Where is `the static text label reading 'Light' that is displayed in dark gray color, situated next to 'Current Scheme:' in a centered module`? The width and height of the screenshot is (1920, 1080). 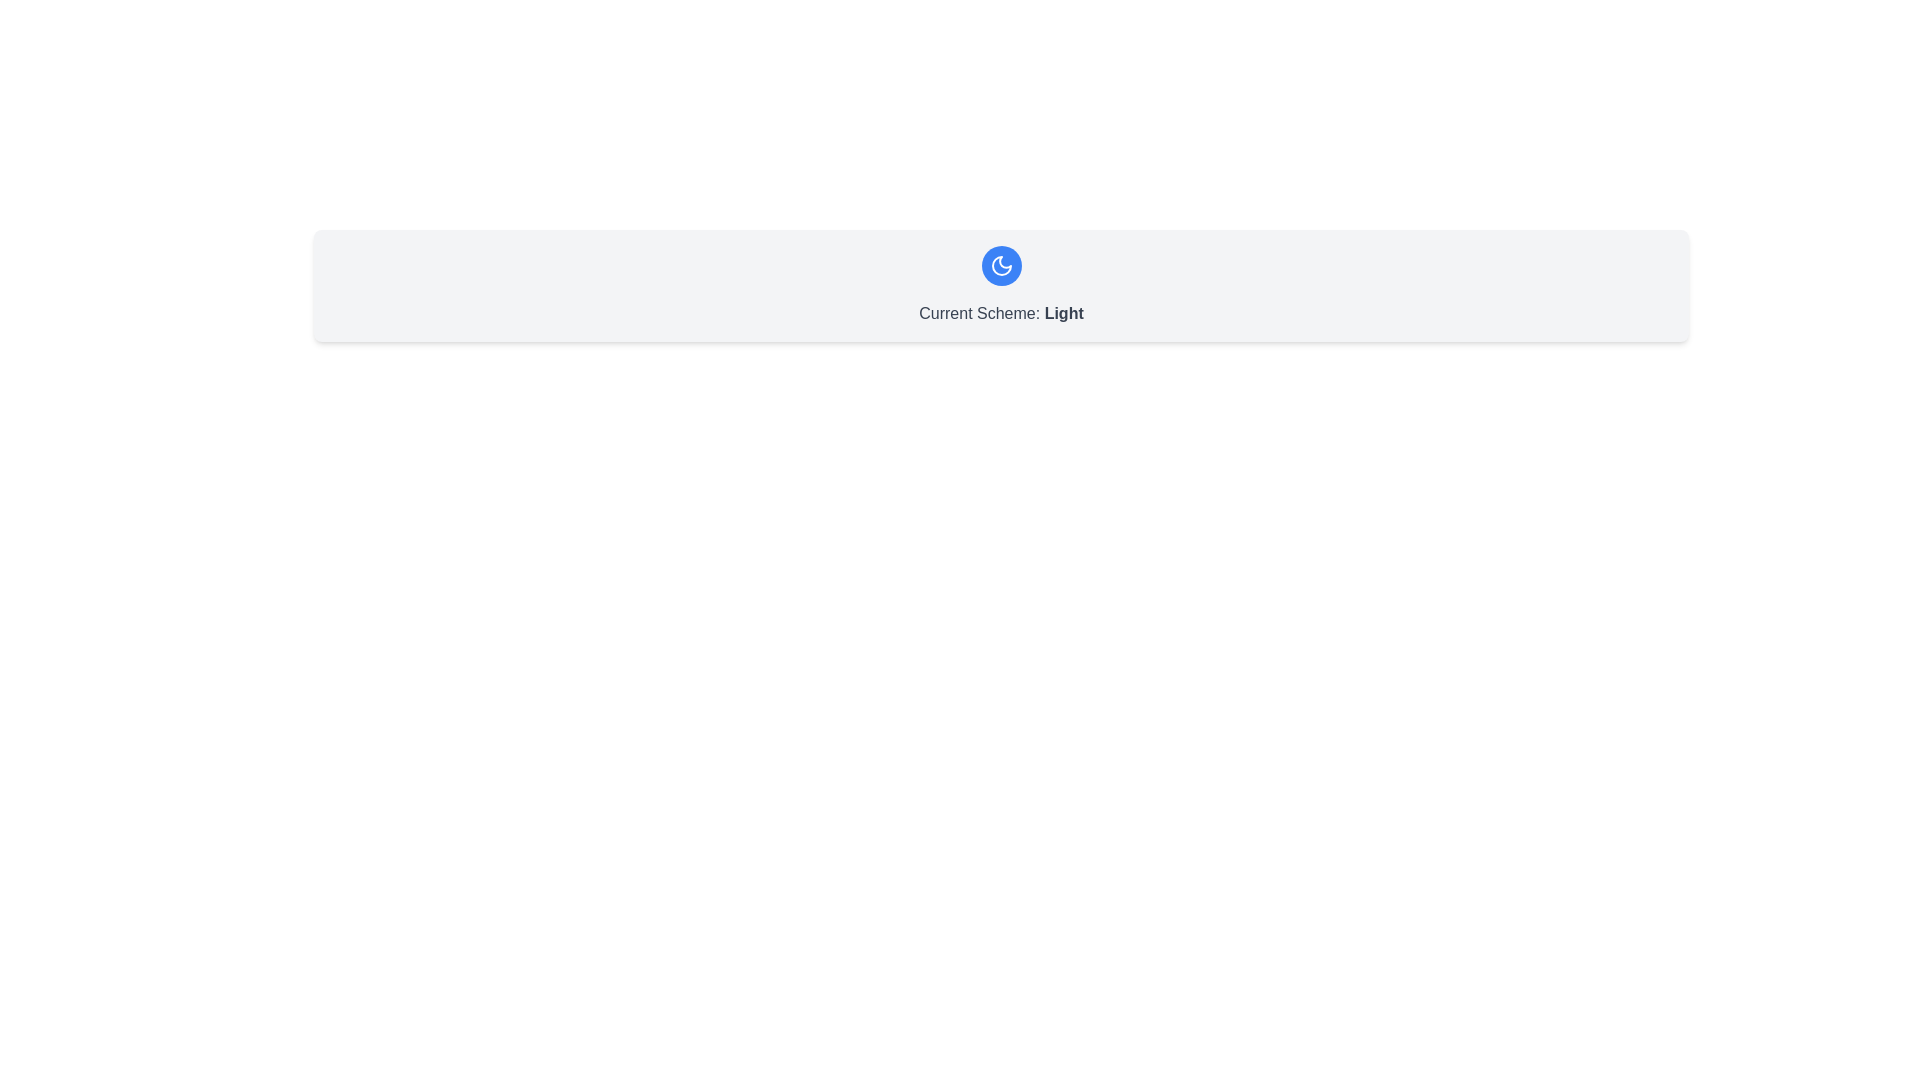 the static text label reading 'Light' that is displayed in dark gray color, situated next to 'Current Scheme:' in a centered module is located at coordinates (1063, 313).